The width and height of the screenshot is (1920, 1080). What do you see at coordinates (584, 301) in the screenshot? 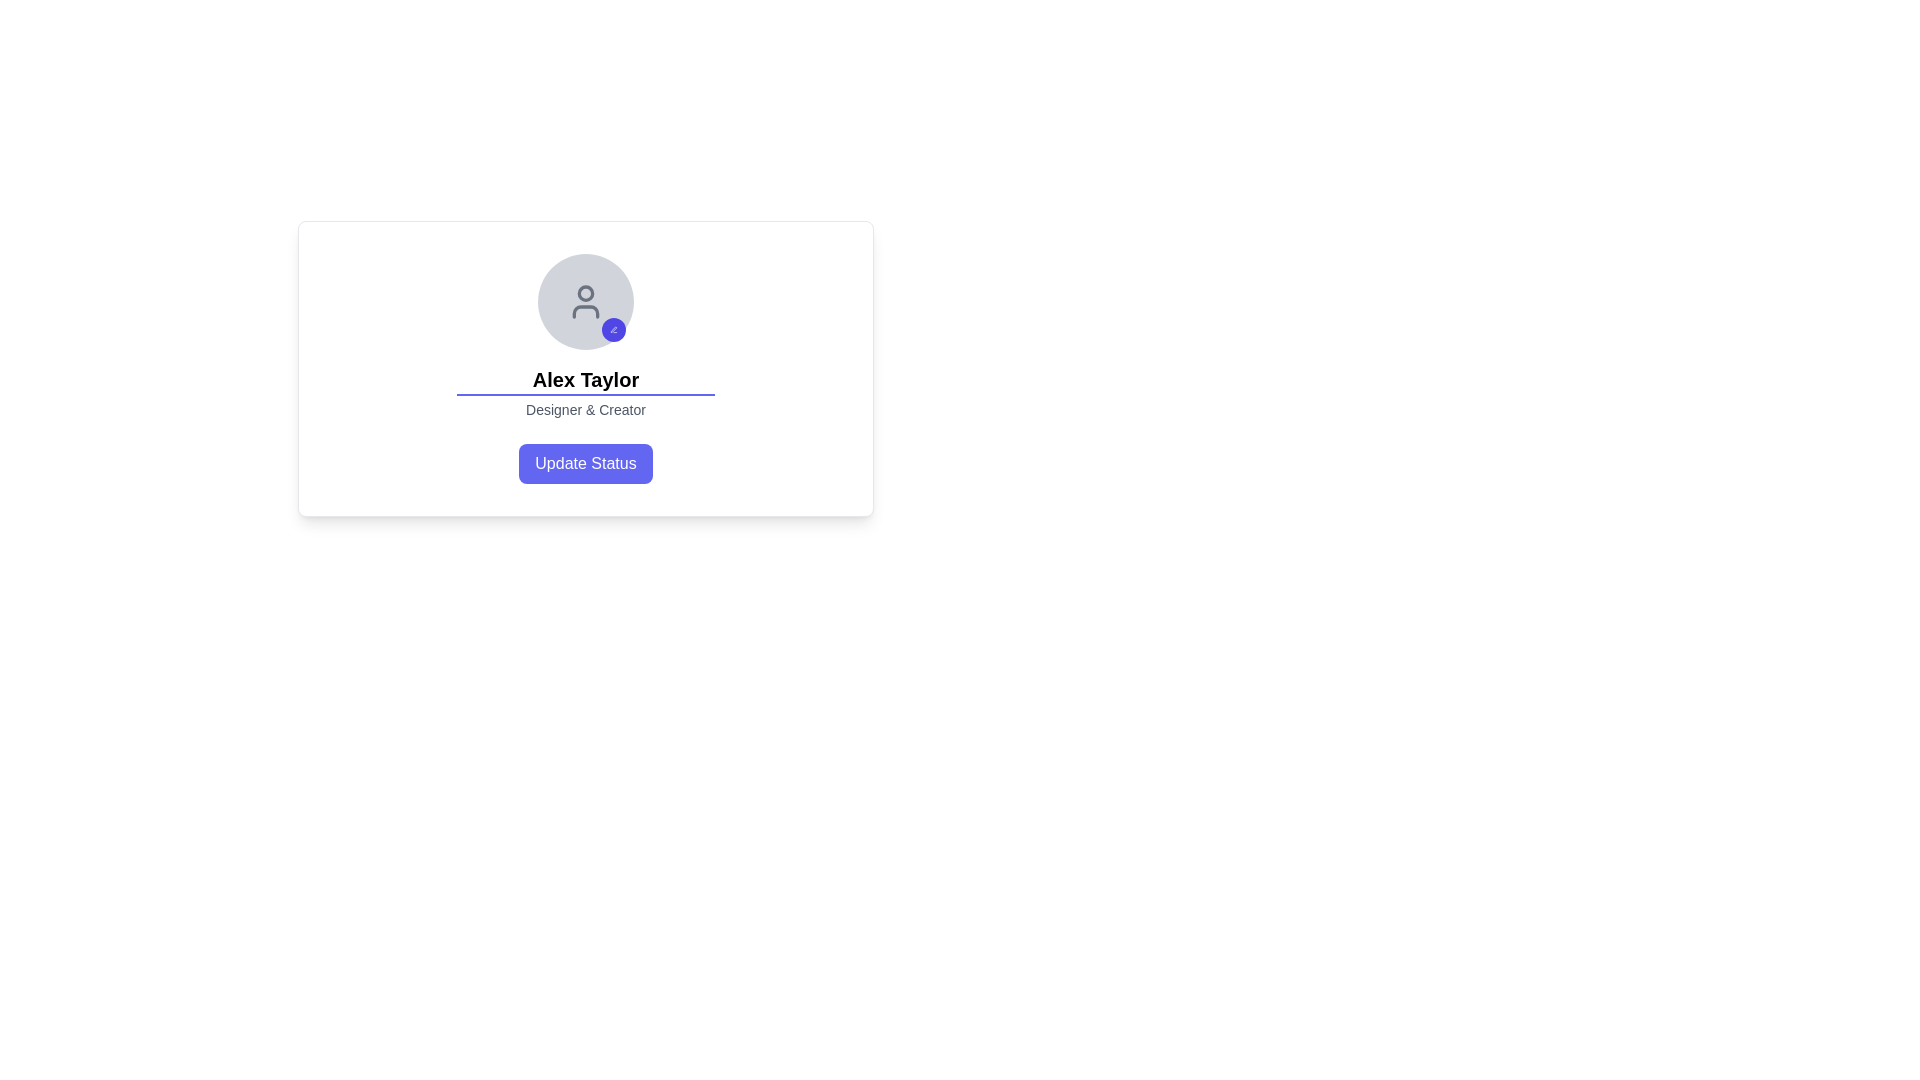
I see `the circular profile picture placeholder with a light gray background and a blue circular edit button in the lower right corner` at bounding box center [584, 301].